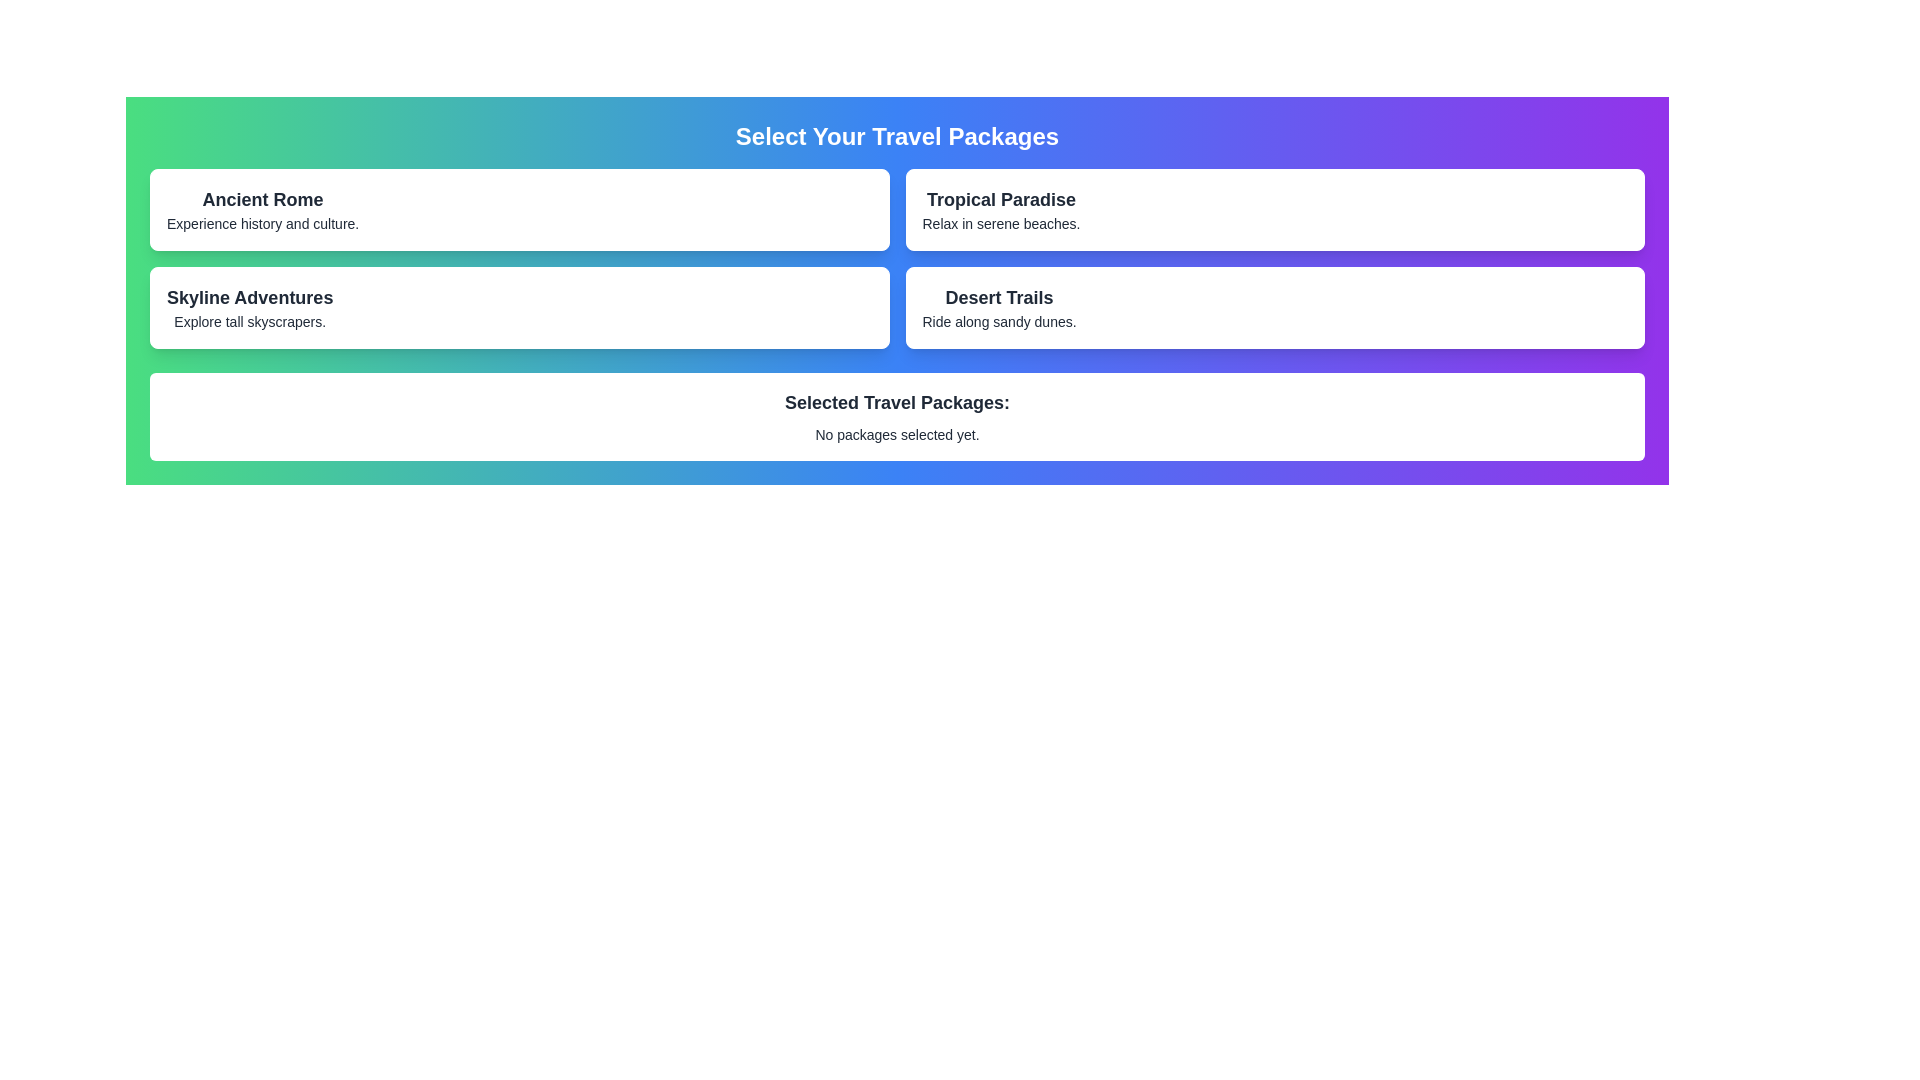 The image size is (1920, 1080). What do you see at coordinates (1001, 223) in the screenshot?
I see `the static text label that serves as a descriptive subtitle for the 'Tropical Paradise' title, located in the upper right quadrant of the interface` at bounding box center [1001, 223].